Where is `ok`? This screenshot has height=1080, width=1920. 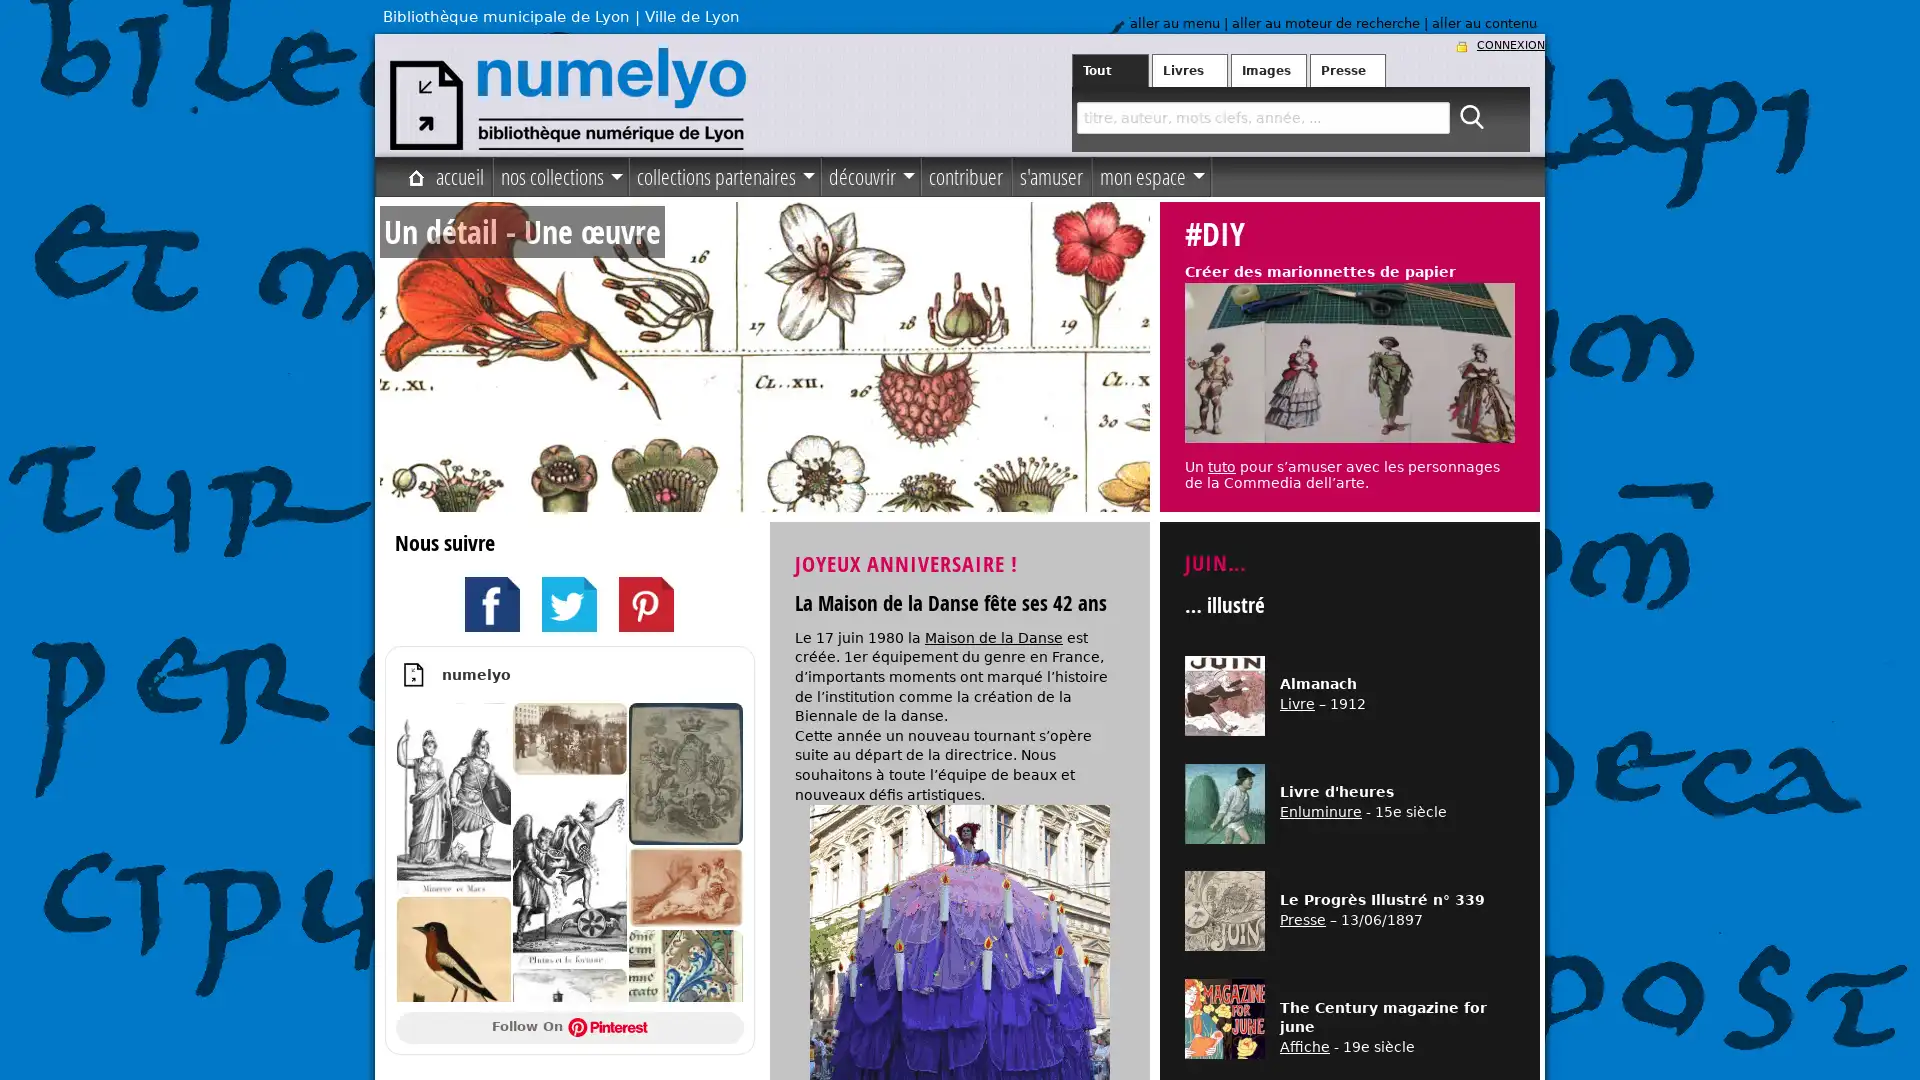
ok is located at coordinates (1472, 116).